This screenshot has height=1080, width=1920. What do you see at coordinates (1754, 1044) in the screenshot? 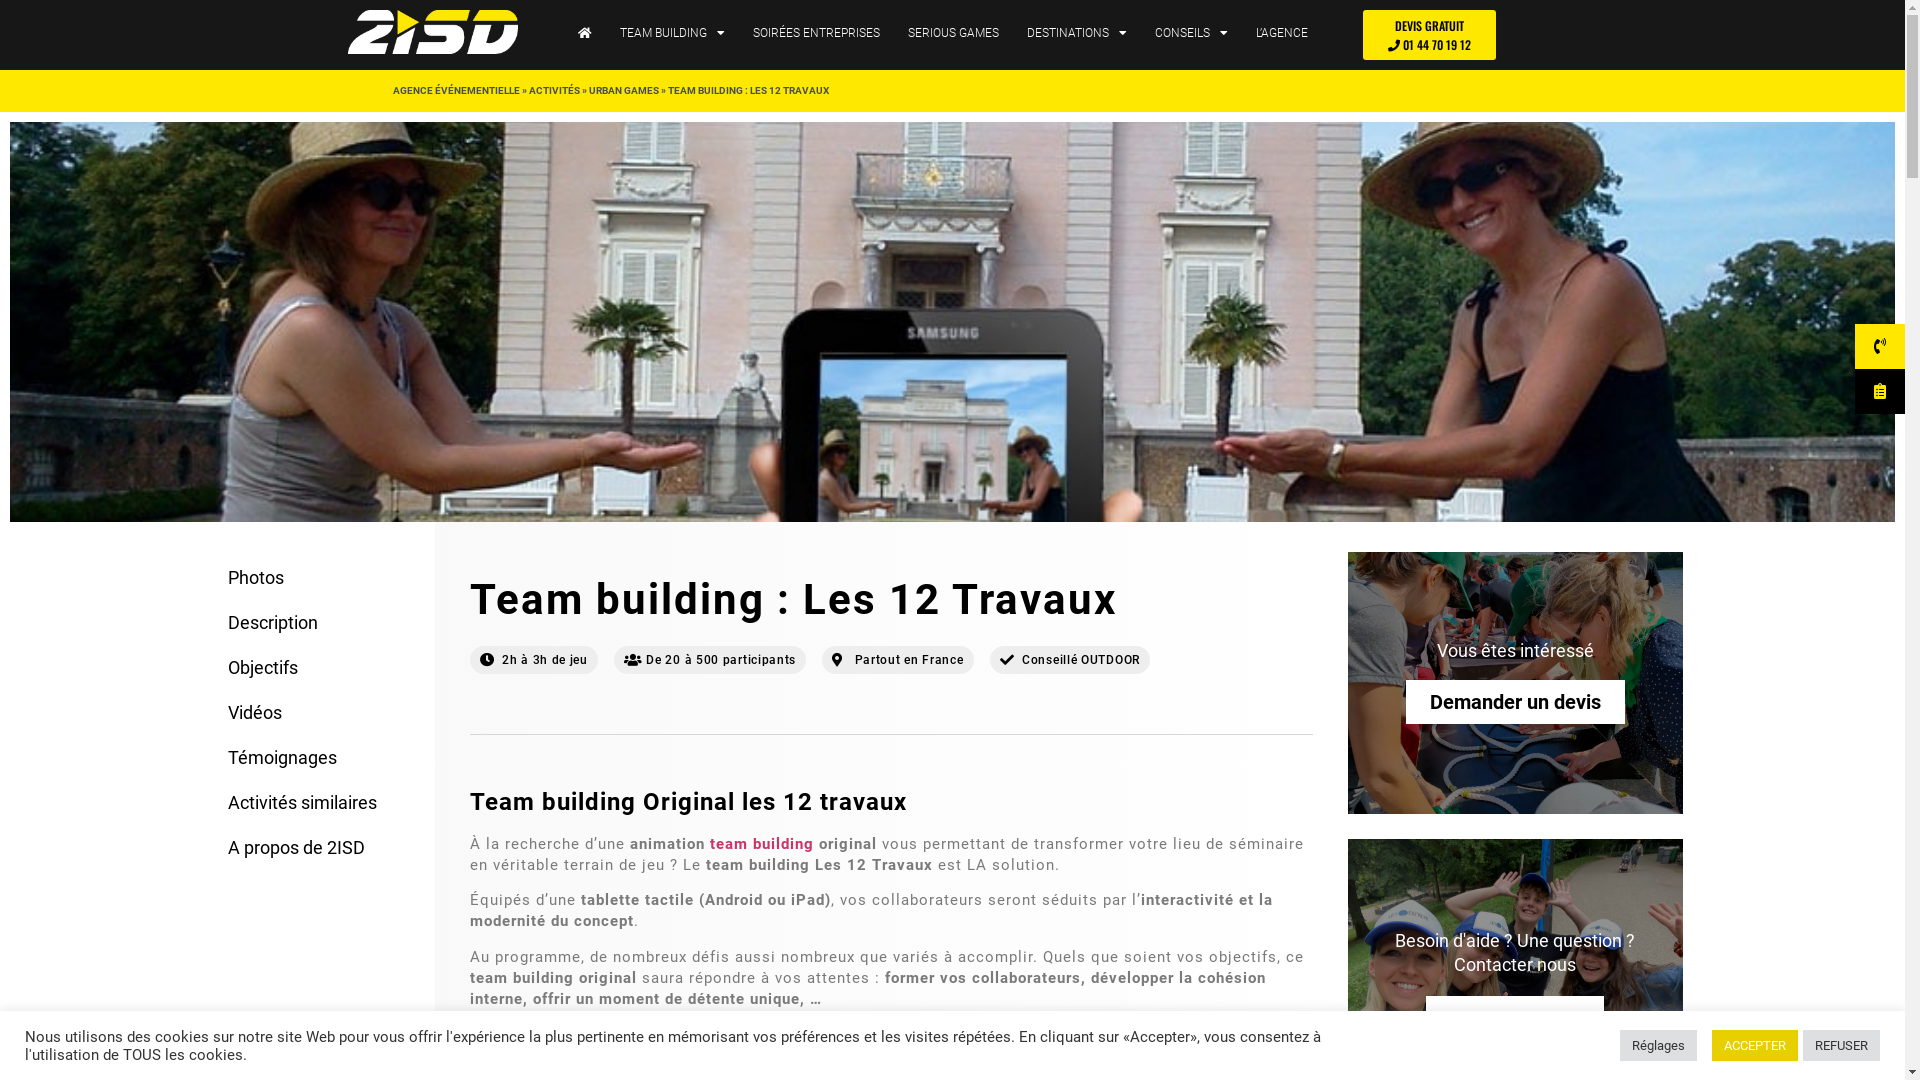
I see `'ACCEPTER'` at bounding box center [1754, 1044].